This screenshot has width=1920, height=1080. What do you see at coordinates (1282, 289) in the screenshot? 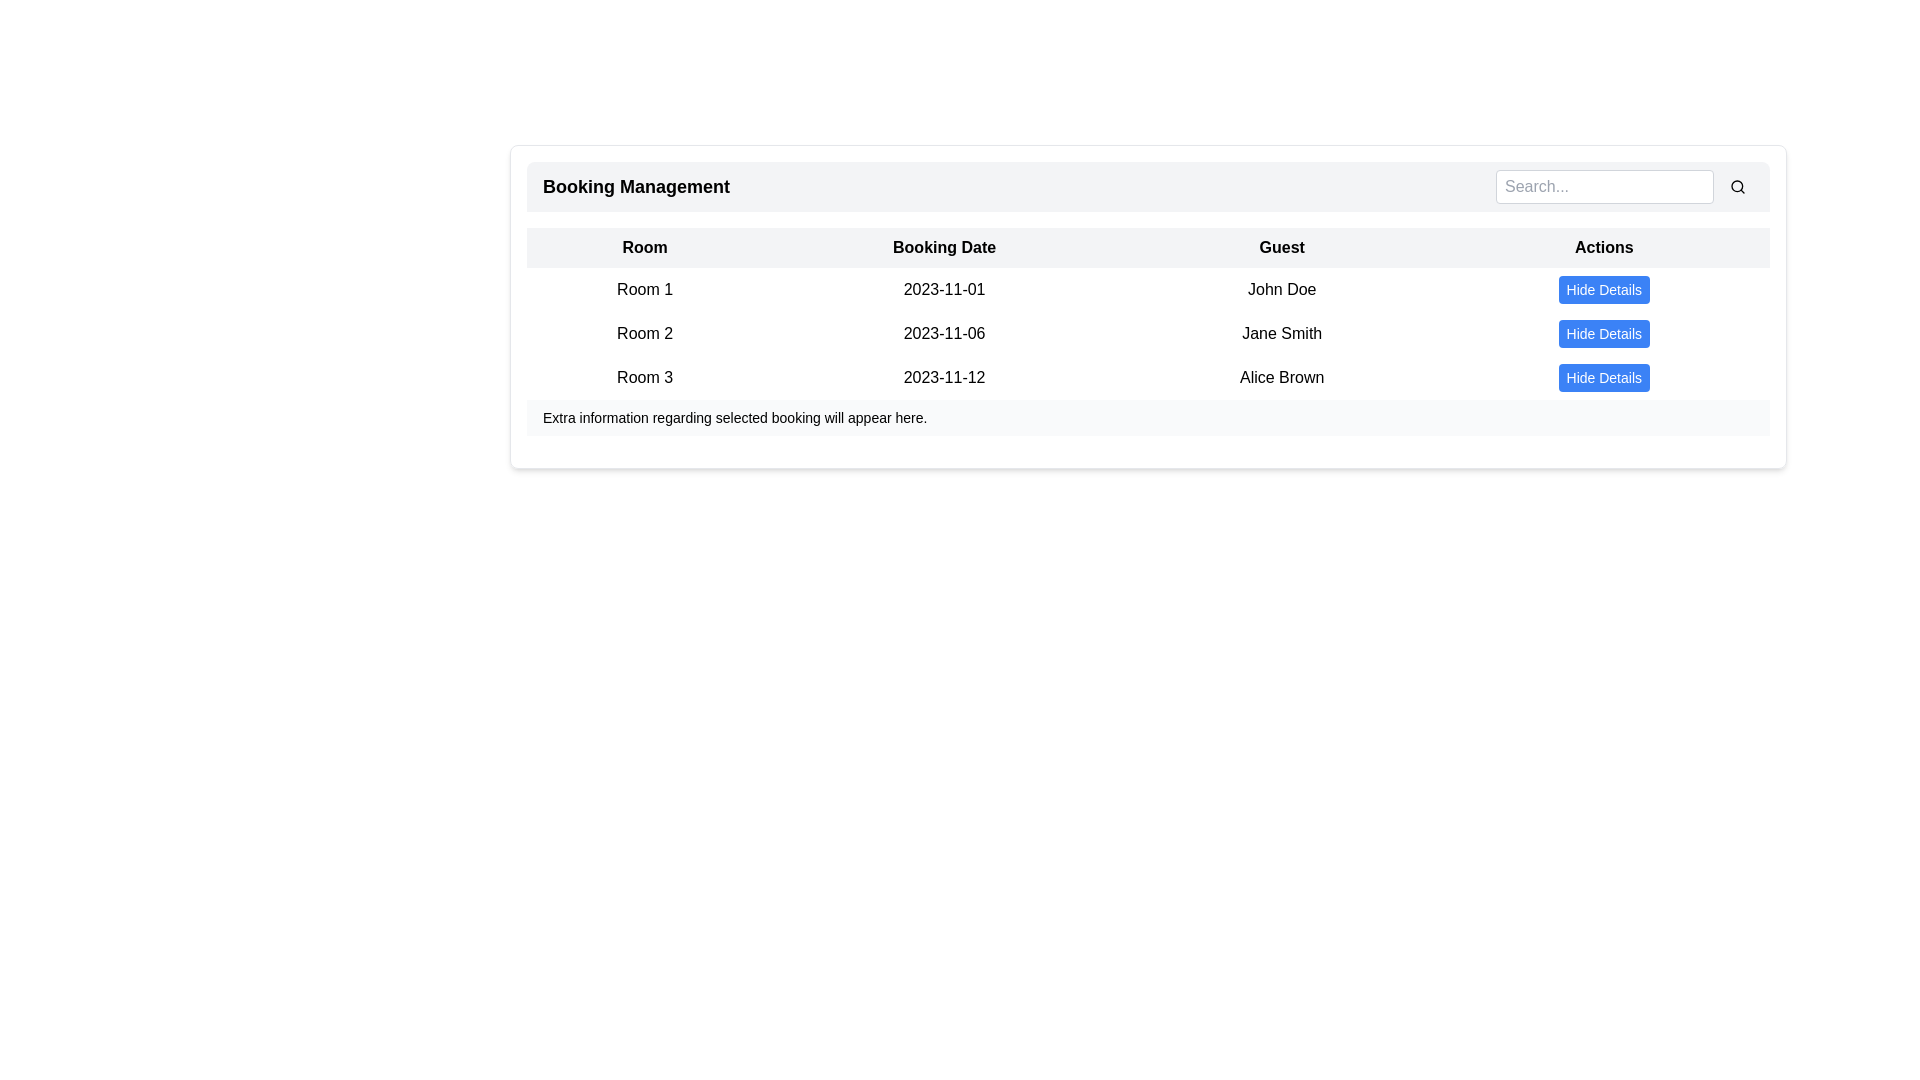
I see `the static text element displaying 'John Doe' in the 'Guest' column of the table, which is located in the first row` at bounding box center [1282, 289].